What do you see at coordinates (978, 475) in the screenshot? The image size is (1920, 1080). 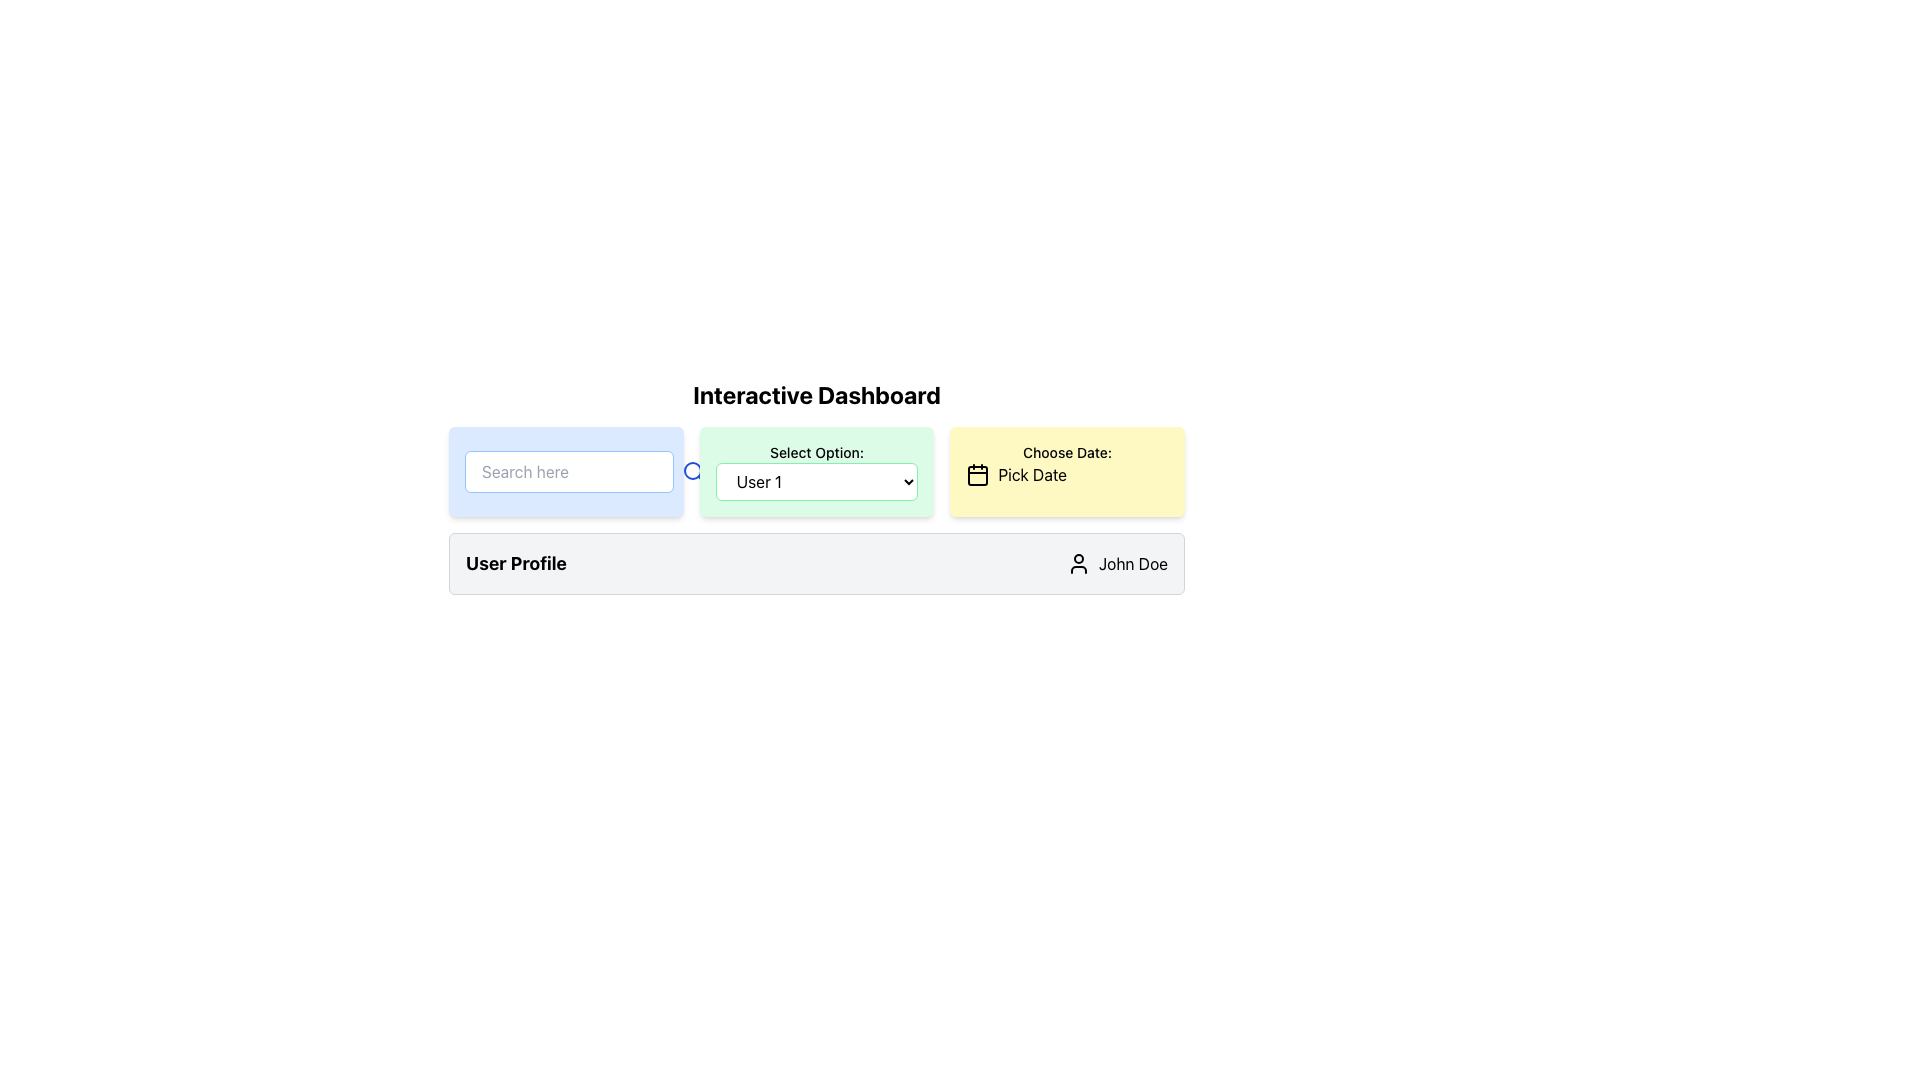 I see `the Decorative SVG rectangle located inside the calendar icon in the 'Choose Date:' section` at bounding box center [978, 475].